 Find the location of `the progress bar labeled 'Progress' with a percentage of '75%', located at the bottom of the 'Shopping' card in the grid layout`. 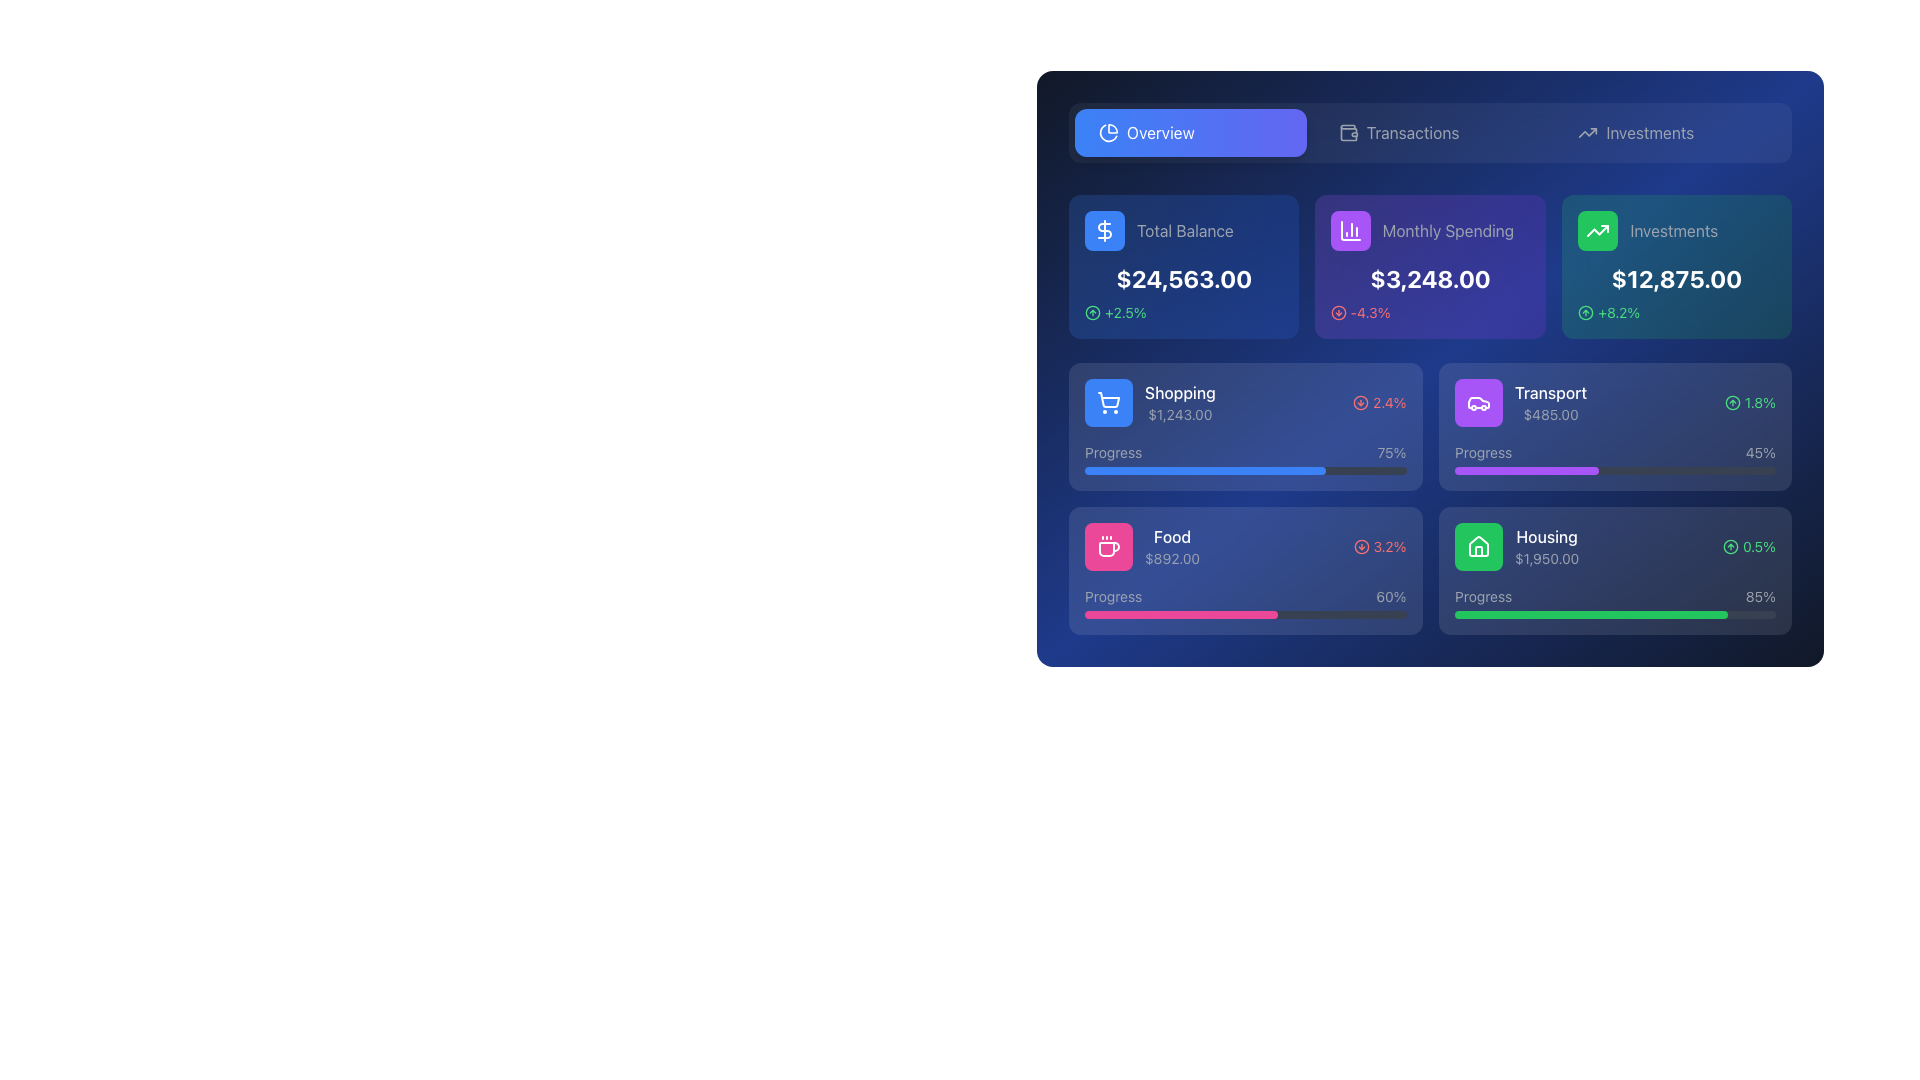

the progress bar labeled 'Progress' with a percentage of '75%', located at the bottom of the 'Shopping' card in the grid layout is located at coordinates (1244, 459).